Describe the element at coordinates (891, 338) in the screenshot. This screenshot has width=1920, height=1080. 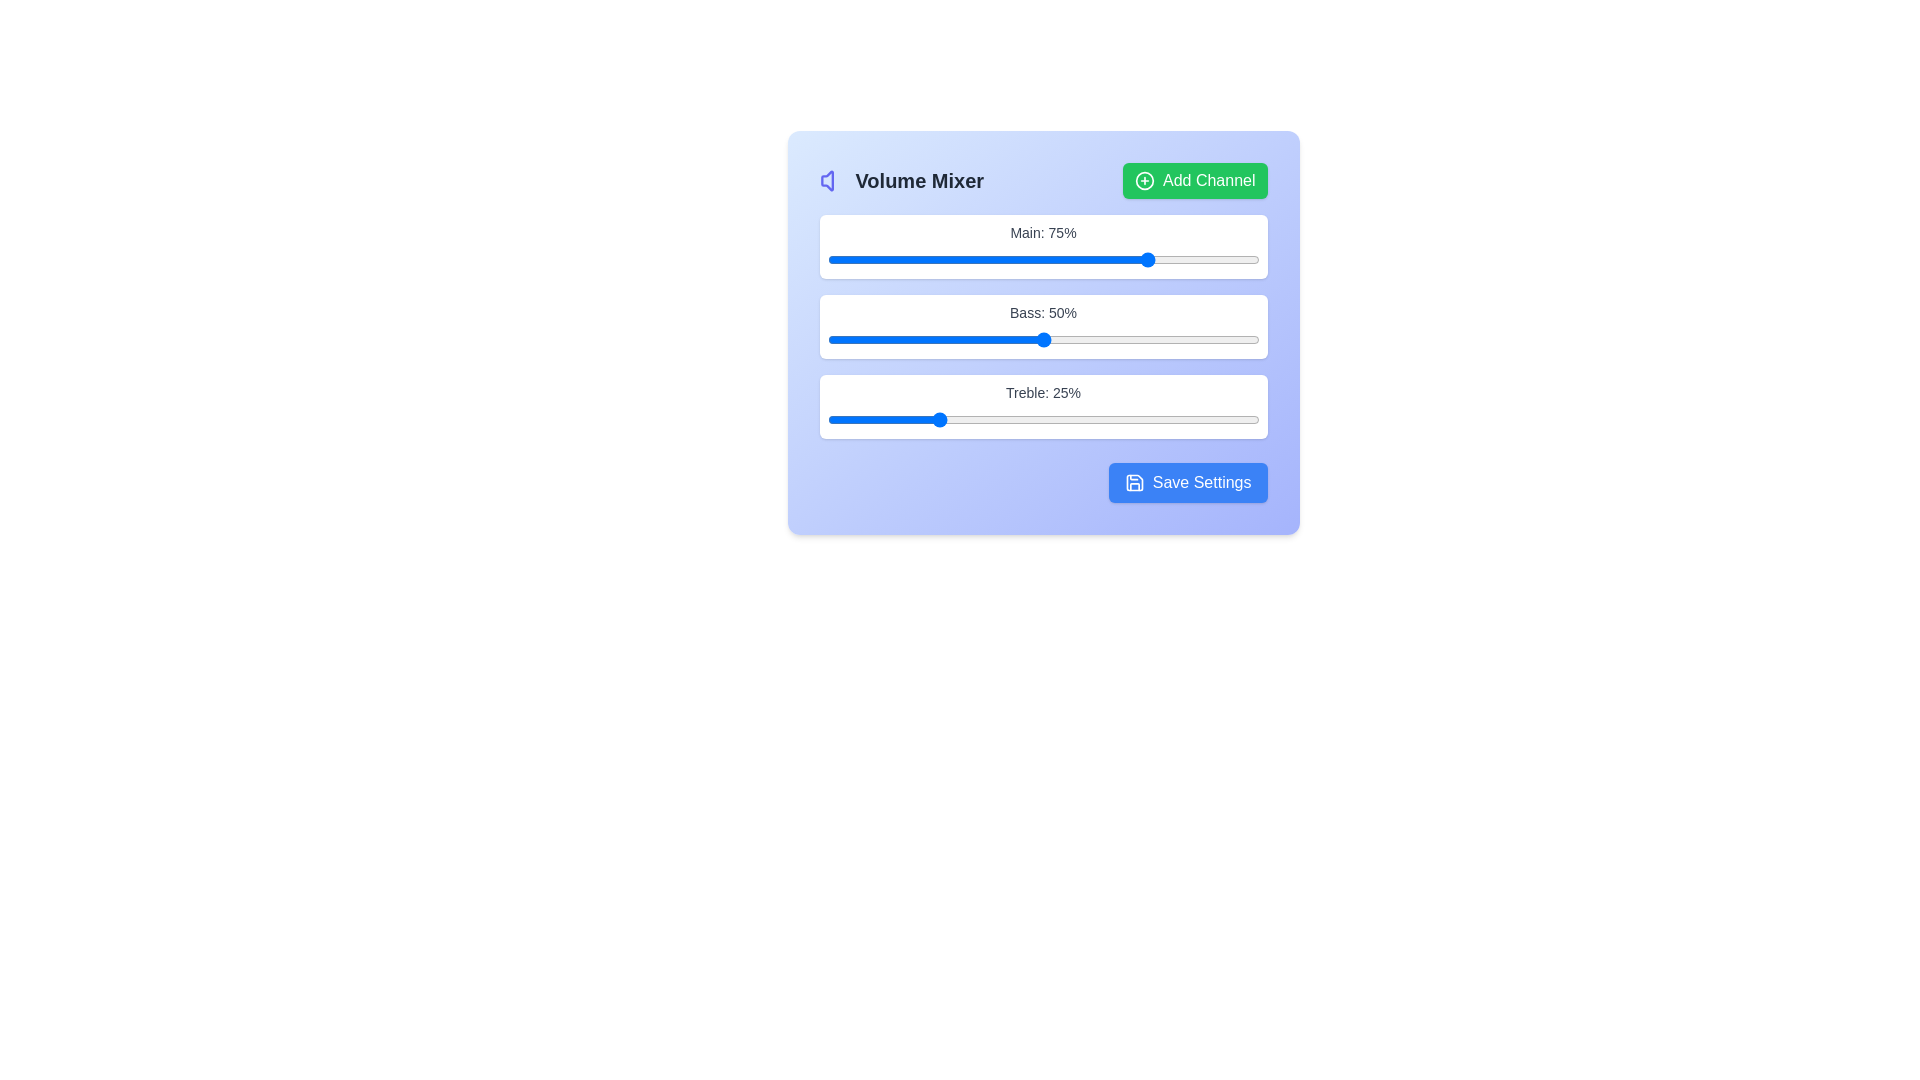
I see `bass level` at that location.